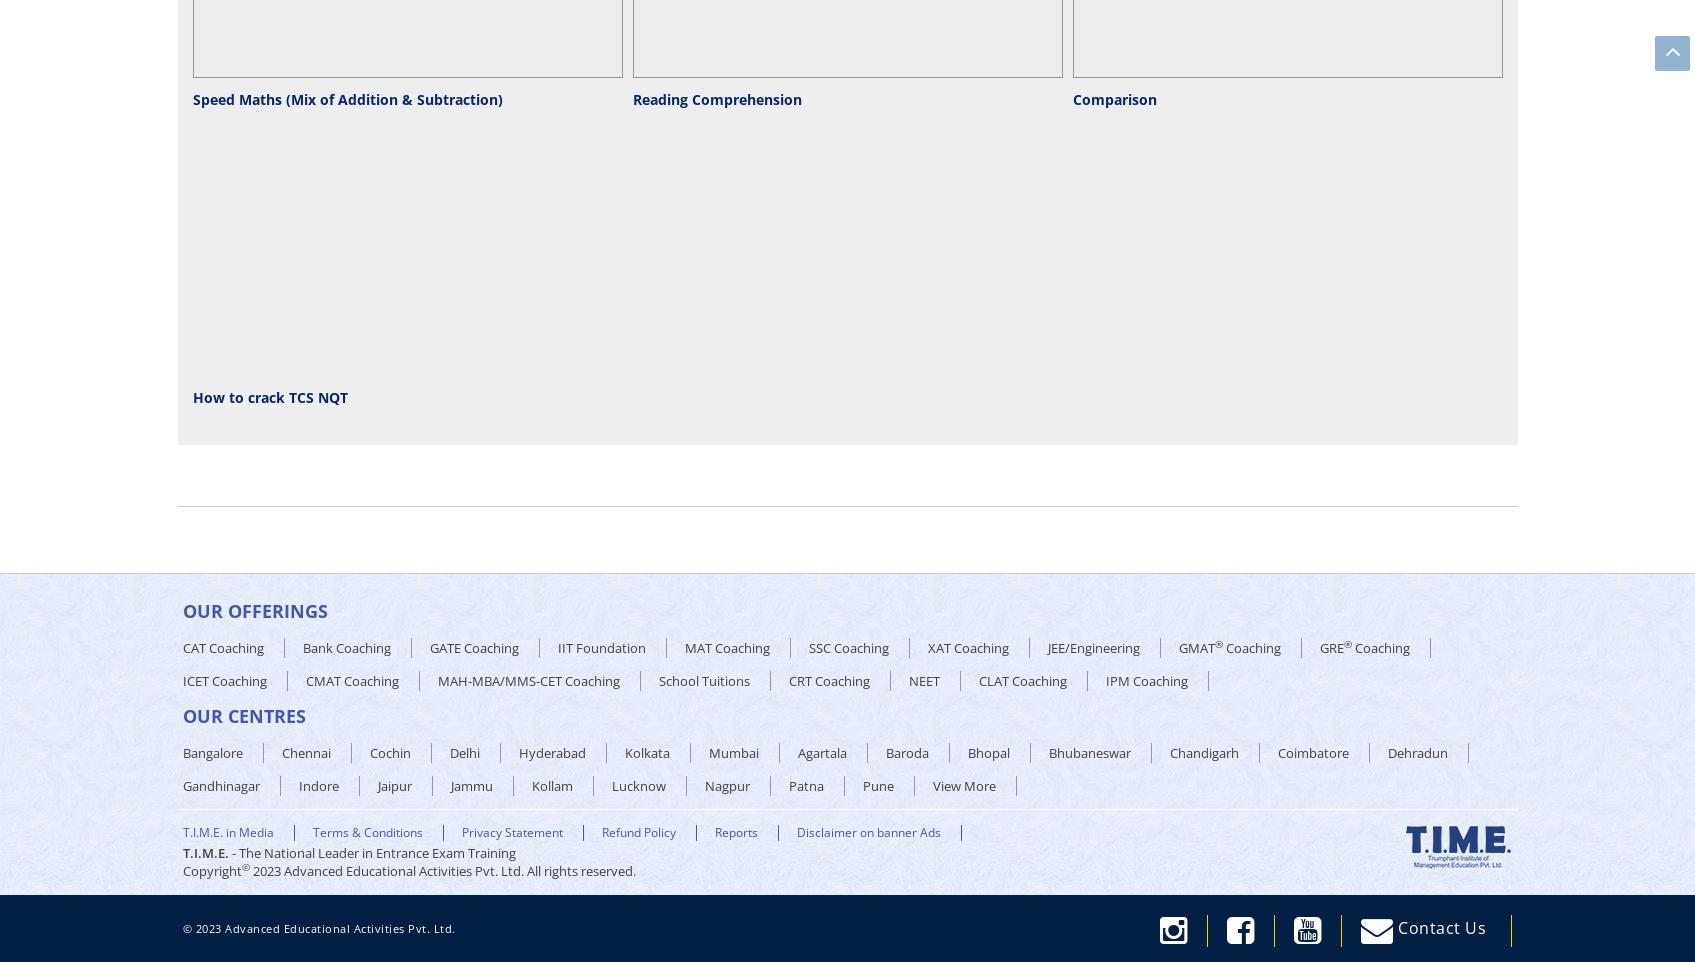 Image resolution: width=1695 pixels, height=962 pixels. Describe the element at coordinates (876, 784) in the screenshot. I see `'Pune'` at that location.